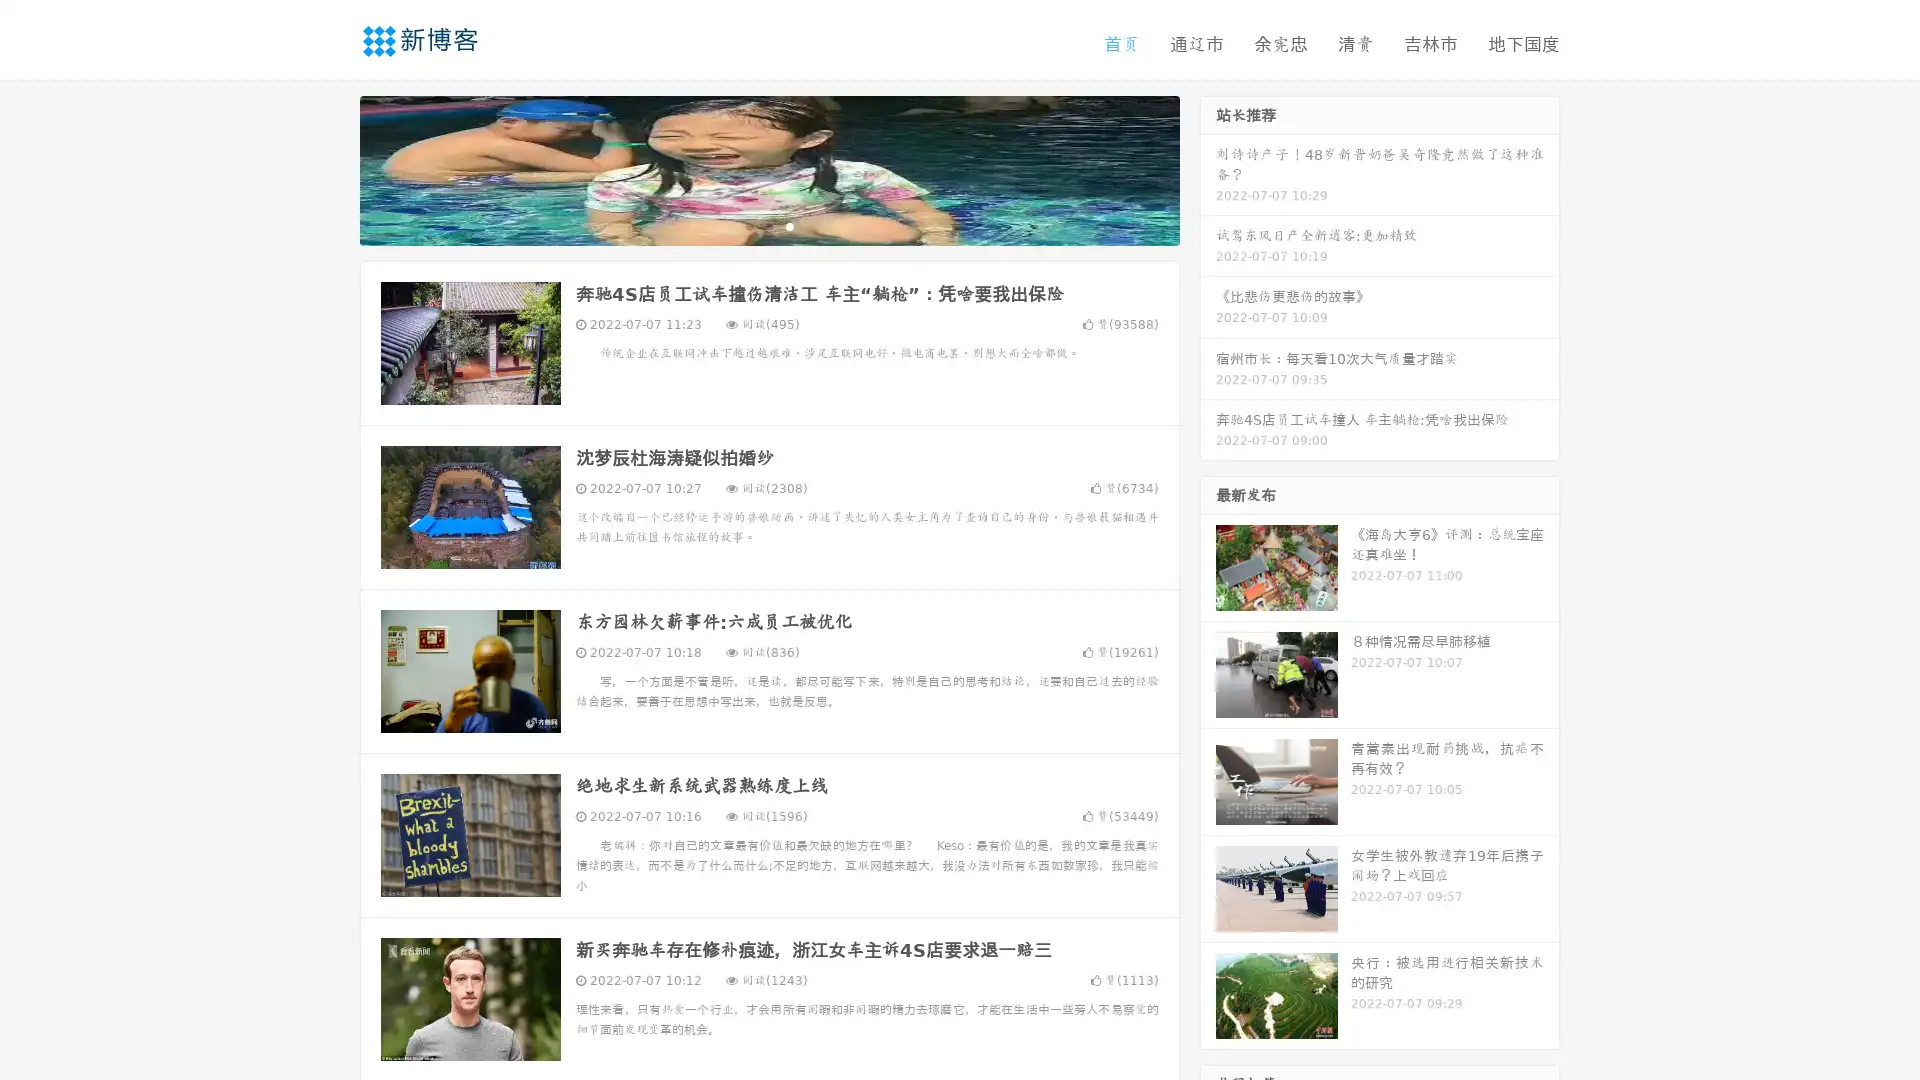  Describe the element at coordinates (748, 225) in the screenshot. I see `Go to slide 1` at that location.